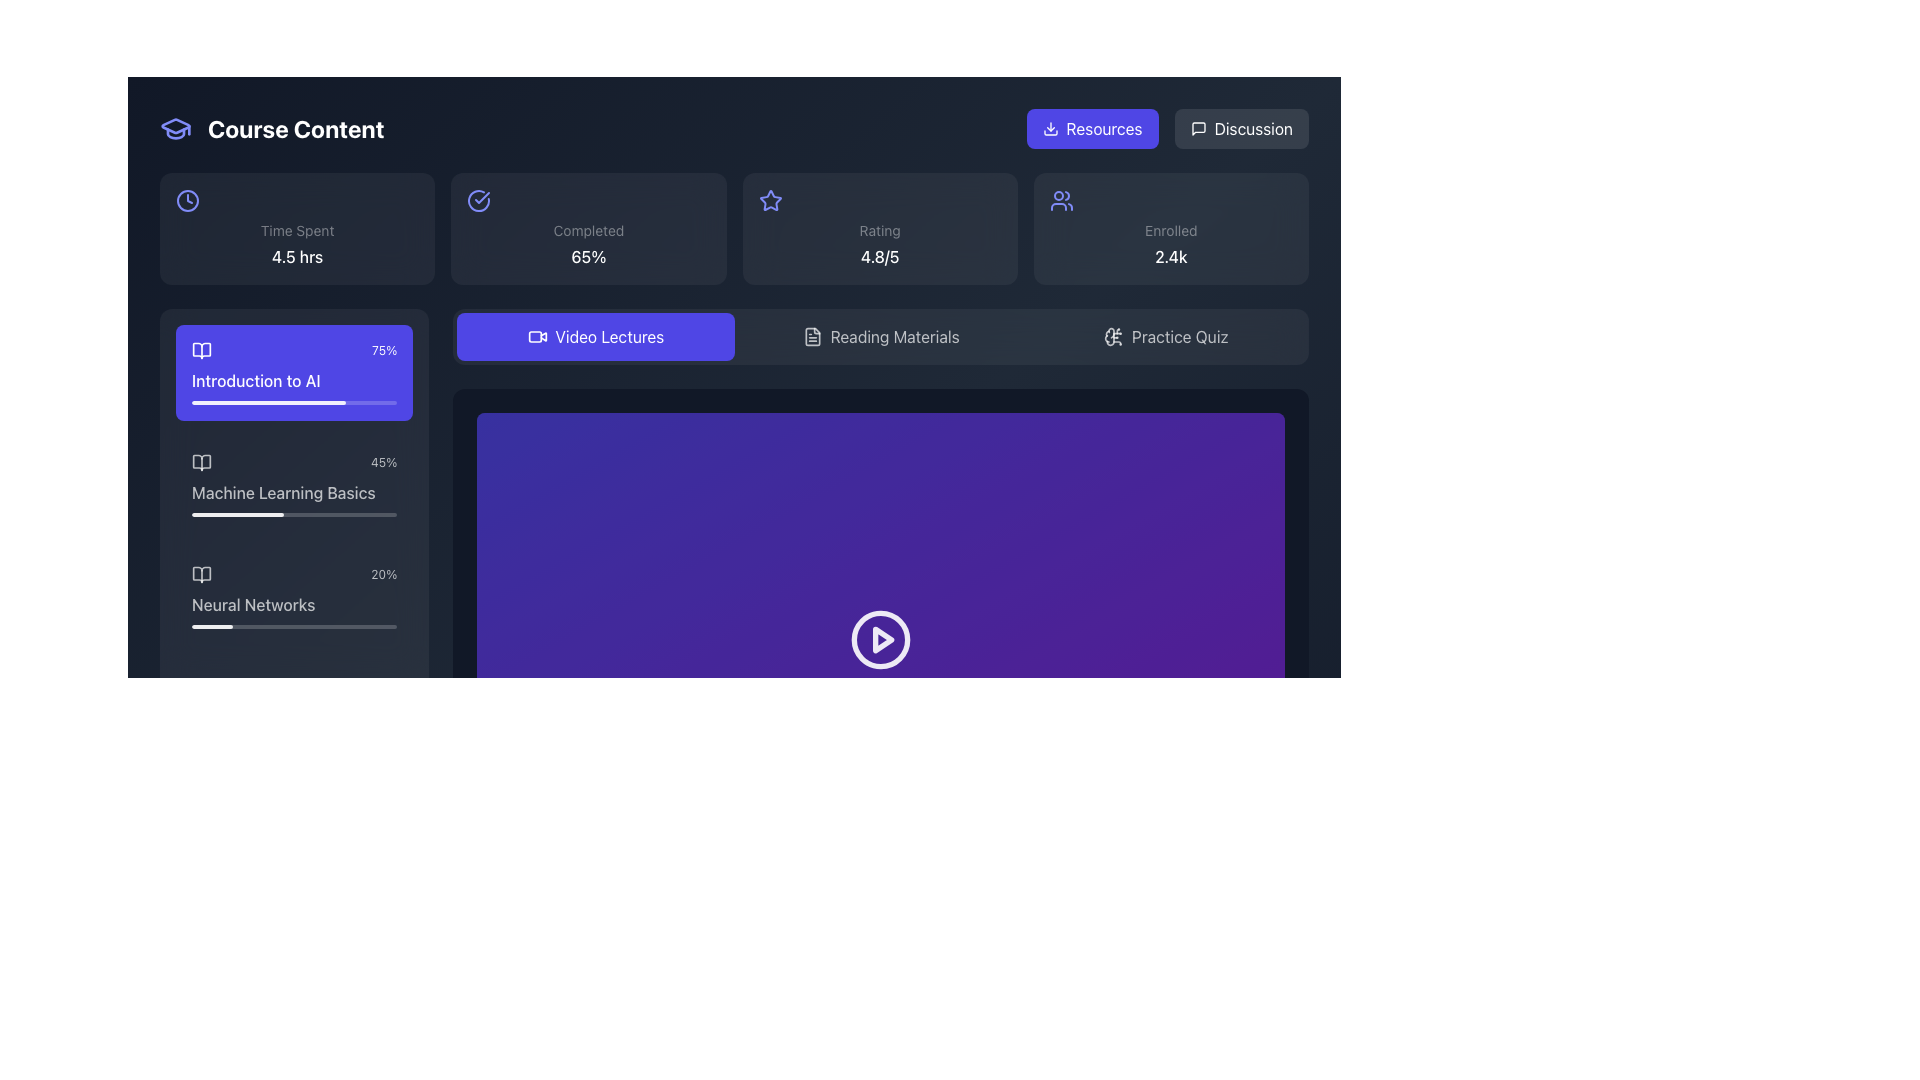  I want to click on the progress bar, so click(196, 402).